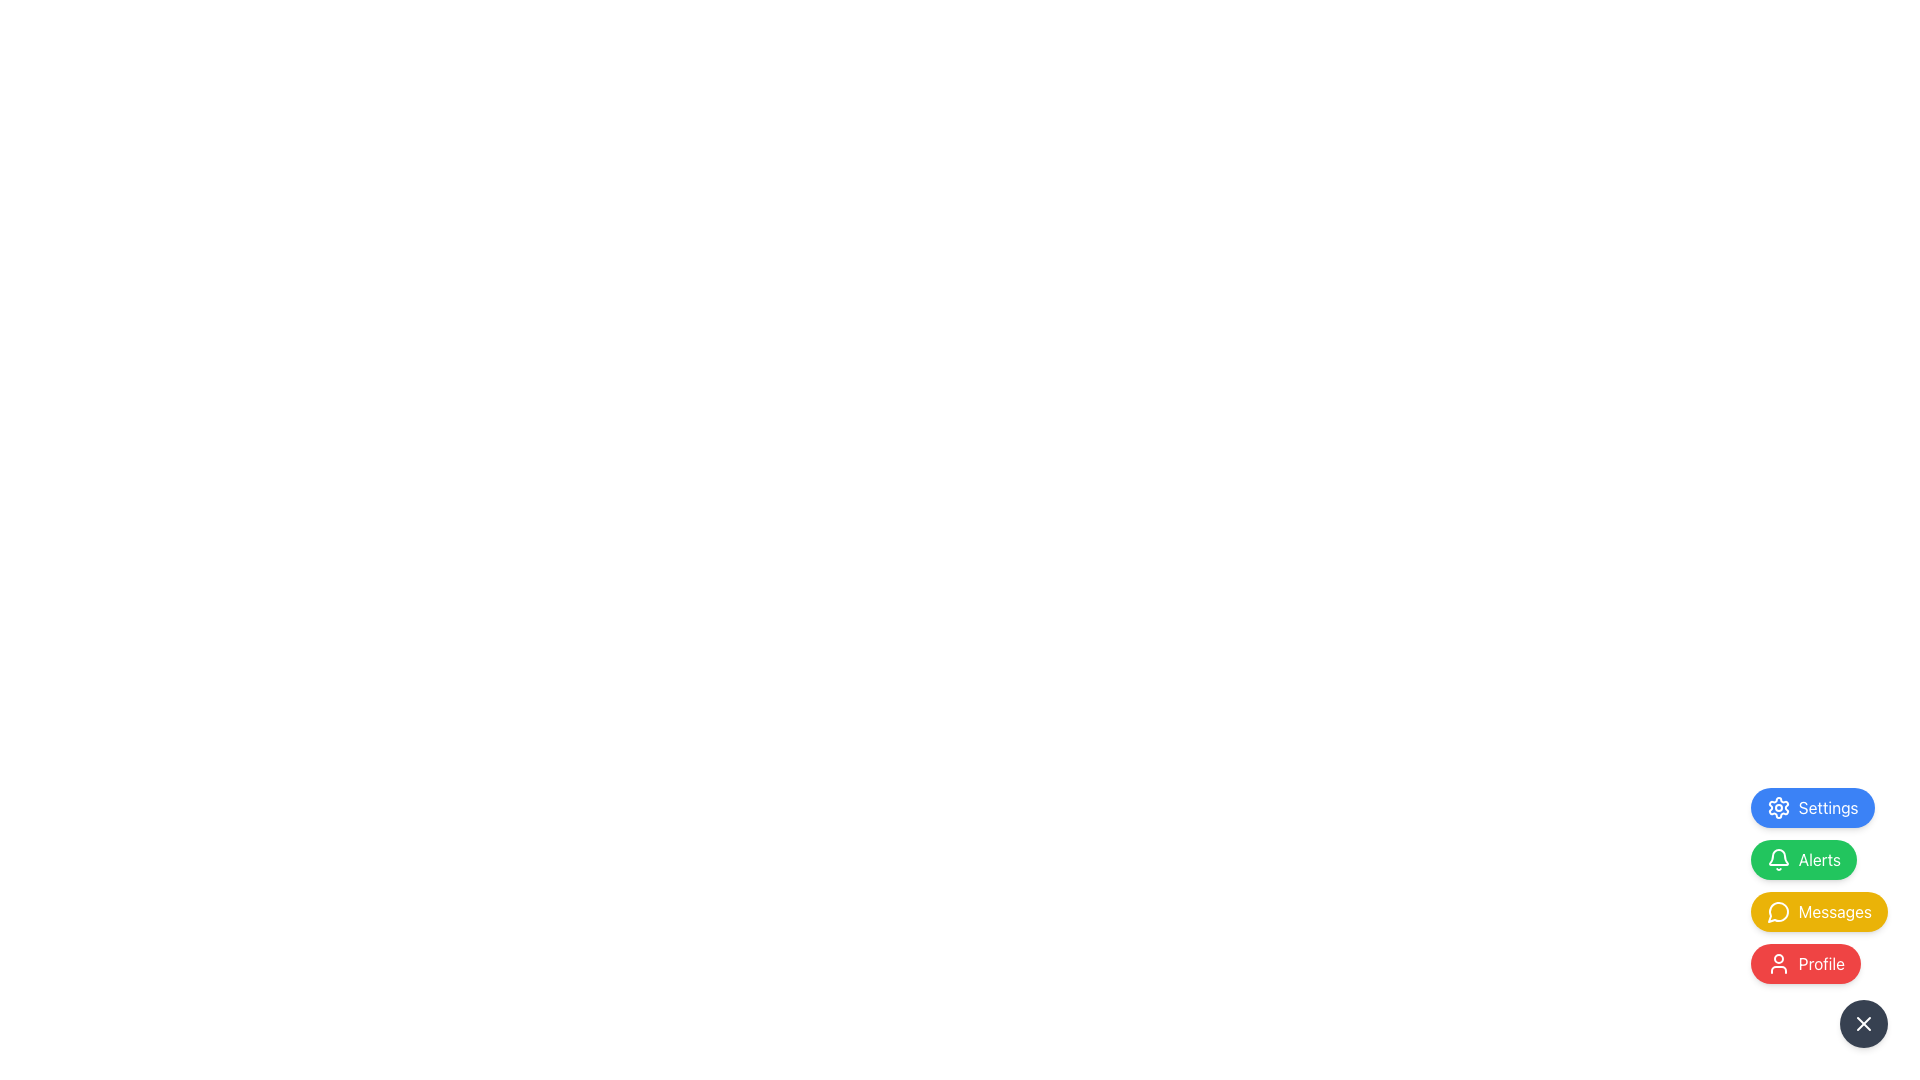 Image resolution: width=1920 pixels, height=1080 pixels. Describe the element at coordinates (1819, 911) in the screenshot. I see `the 'Messages' button, which is the third button in a vertical list on the right side of the layout, positioned between the green 'Alerts' button and the red 'Profile' button` at that location.